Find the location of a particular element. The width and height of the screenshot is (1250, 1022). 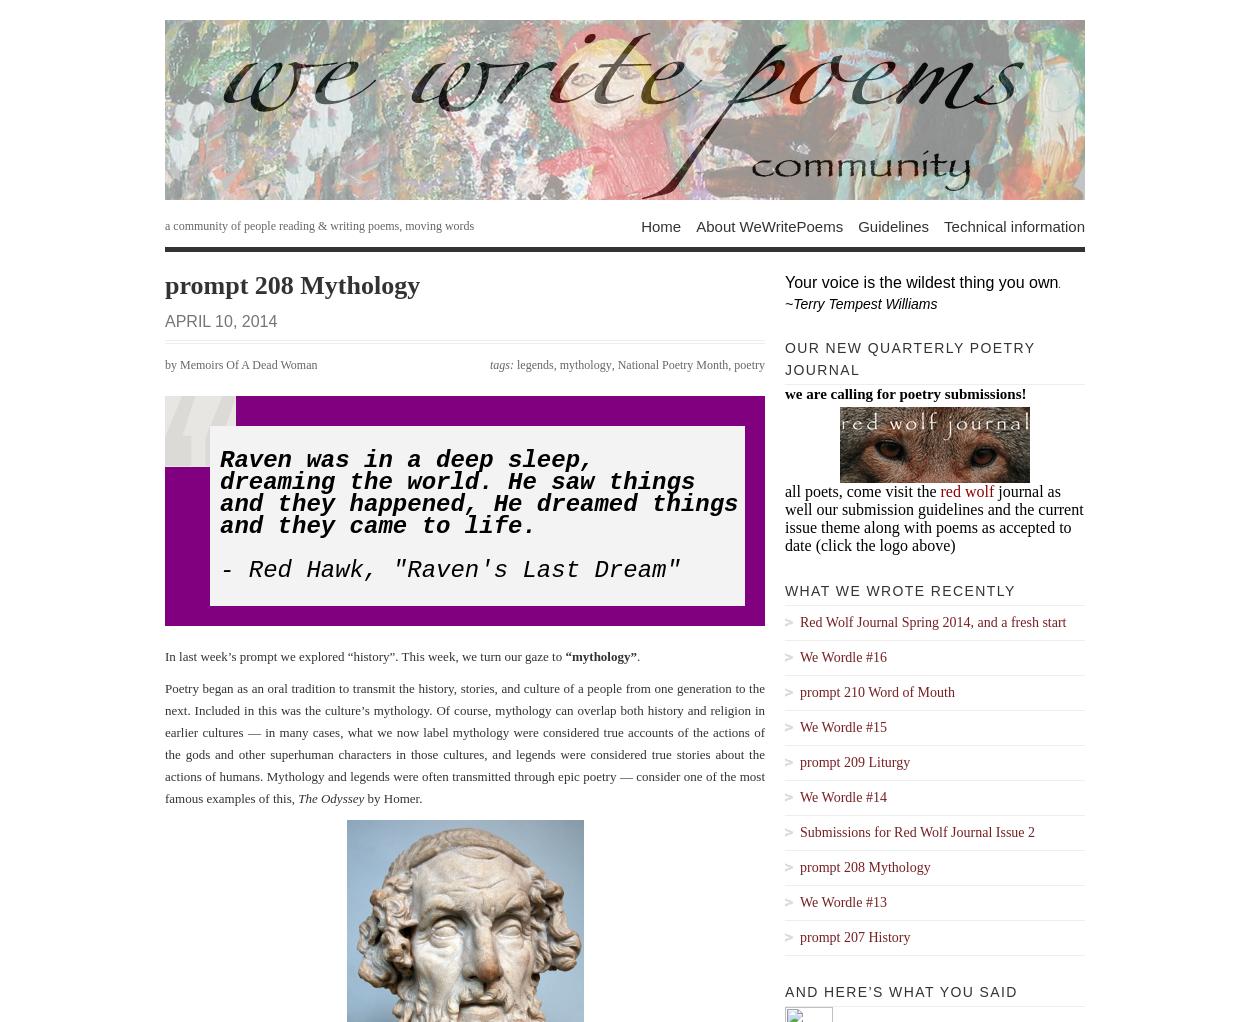

'what we wrote recently' is located at coordinates (900, 590).